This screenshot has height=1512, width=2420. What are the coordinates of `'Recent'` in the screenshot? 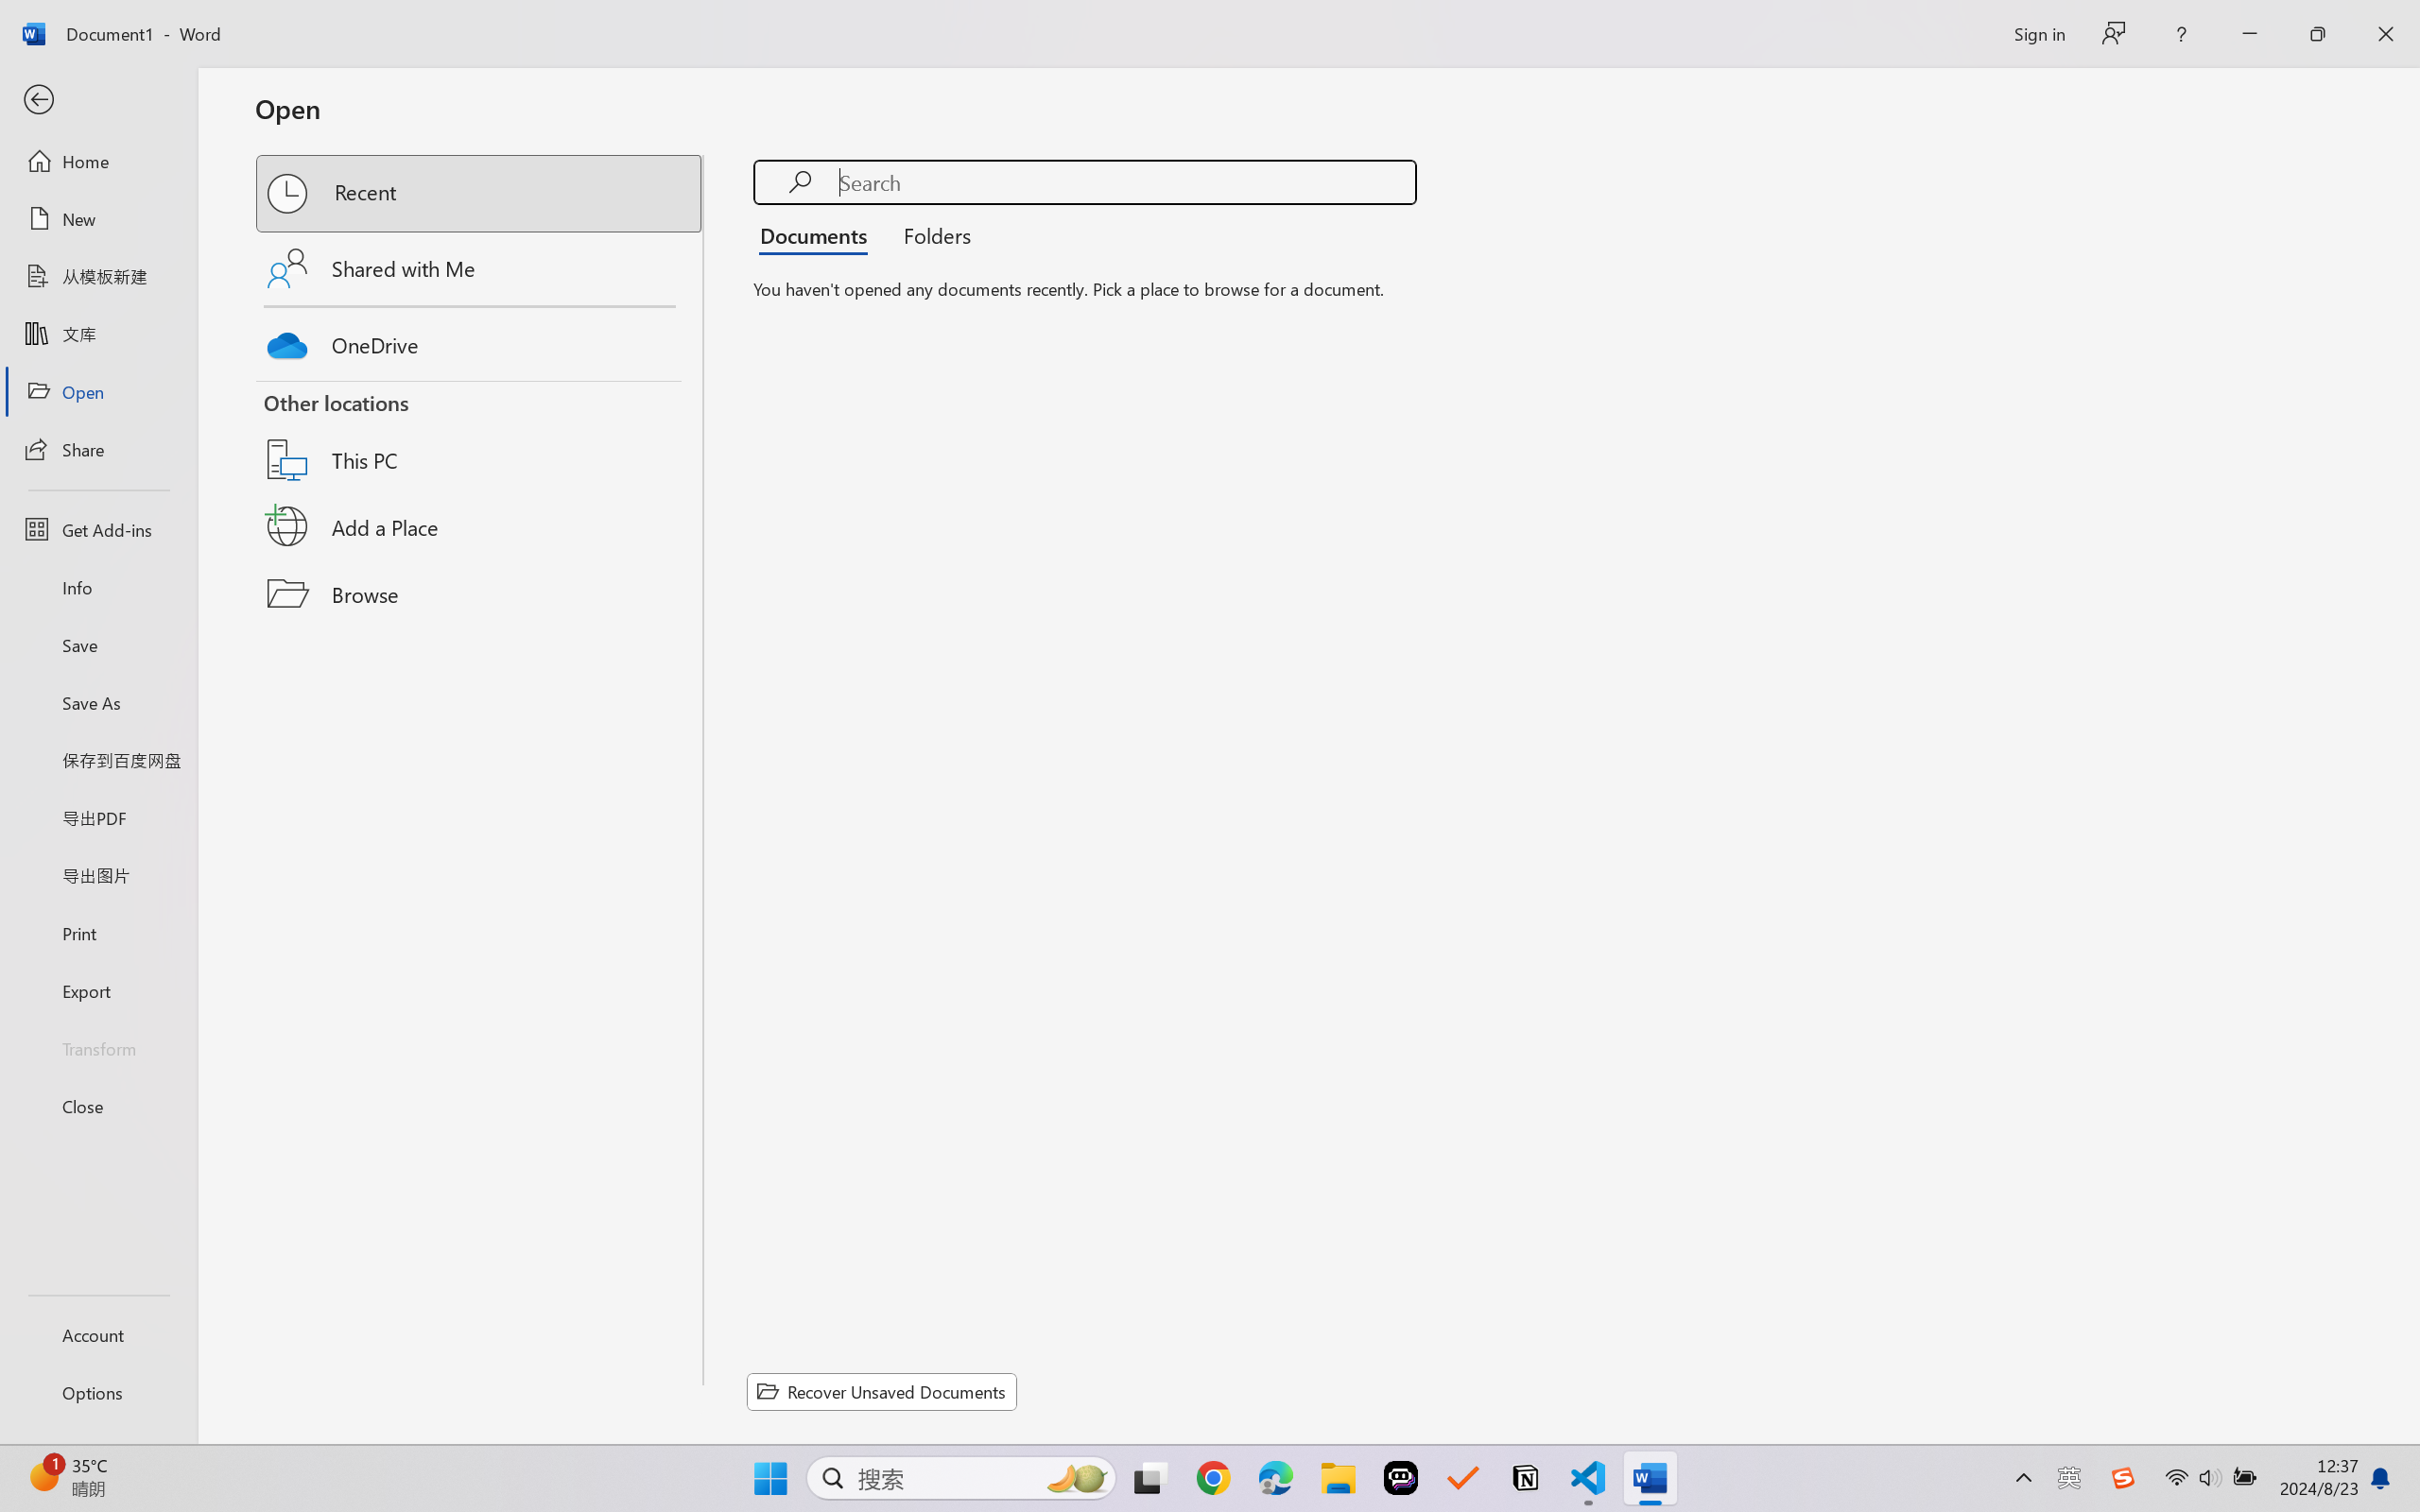 It's located at (480, 192).